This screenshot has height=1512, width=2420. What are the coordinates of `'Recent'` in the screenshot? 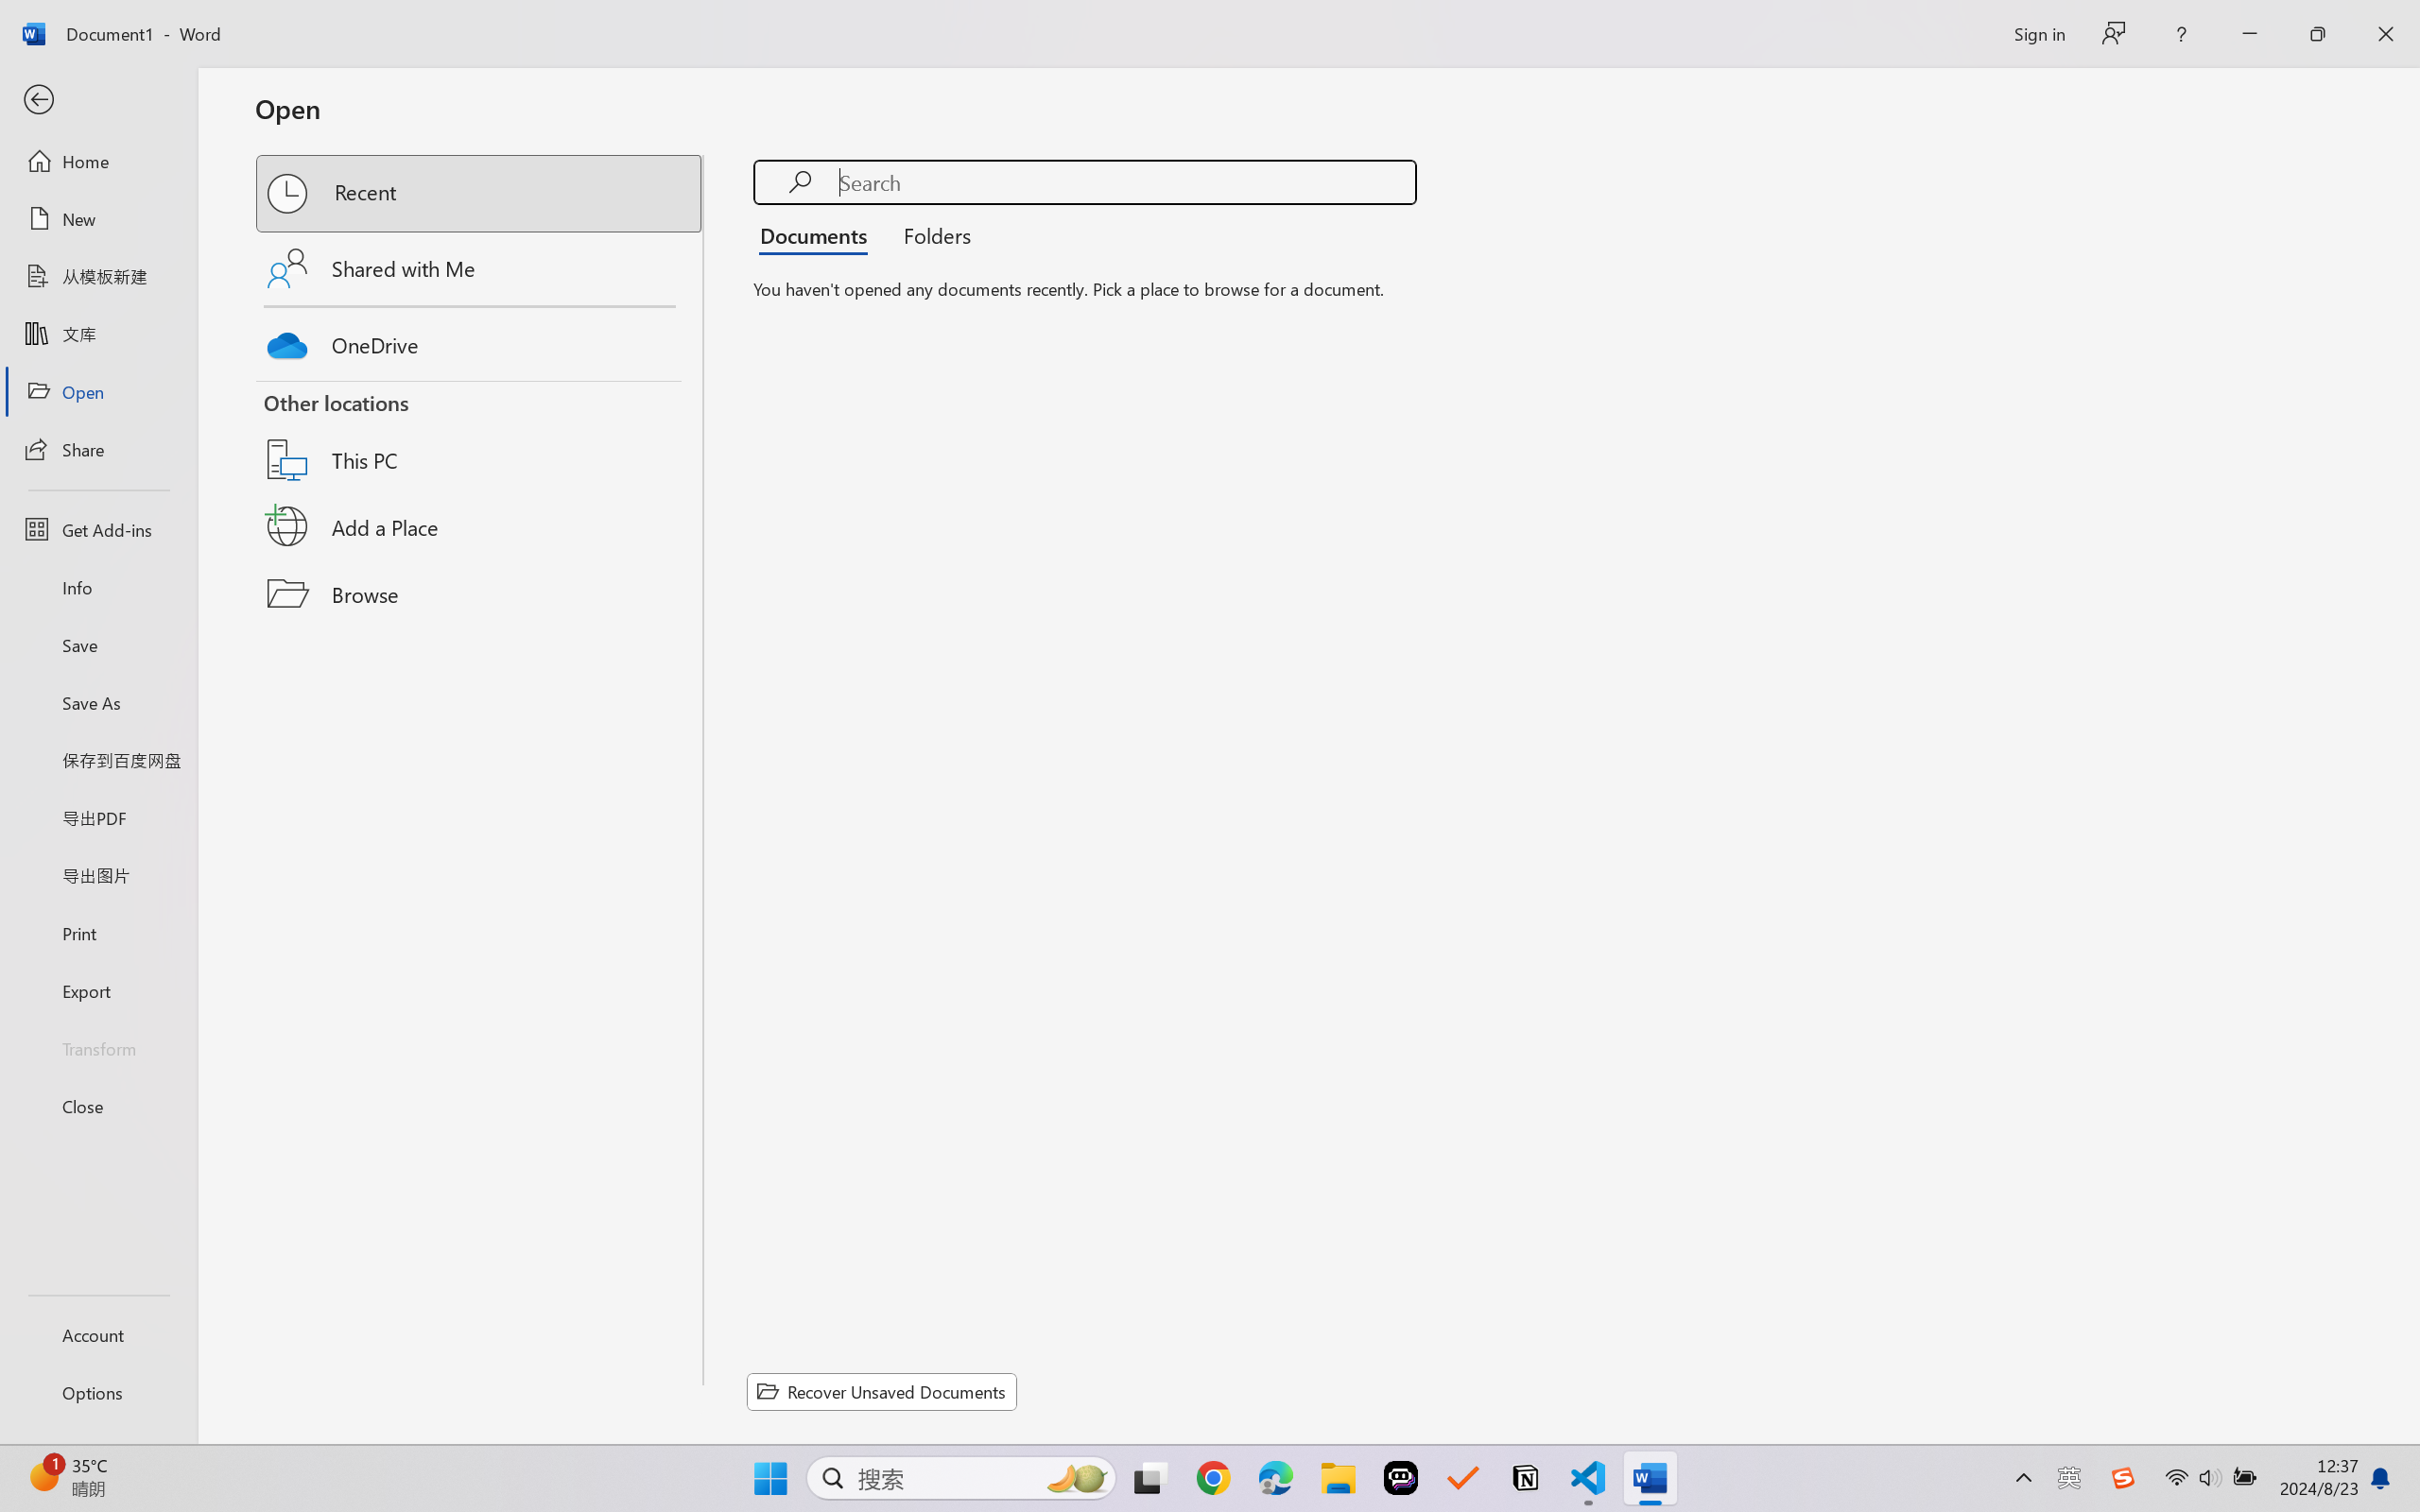 It's located at (480, 192).